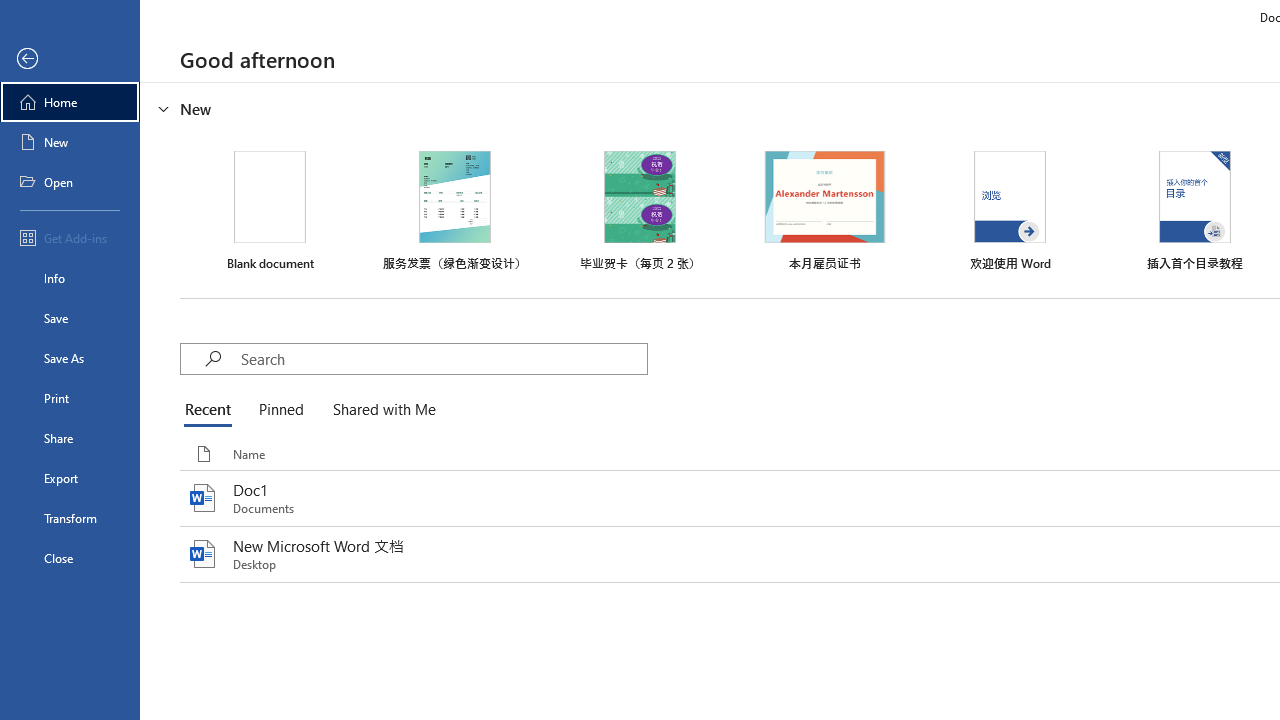 This screenshot has width=1280, height=720. What do you see at coordinates (69, 517) in the screenshot?
I see `'Transform'` at bounding box center [69, 517].